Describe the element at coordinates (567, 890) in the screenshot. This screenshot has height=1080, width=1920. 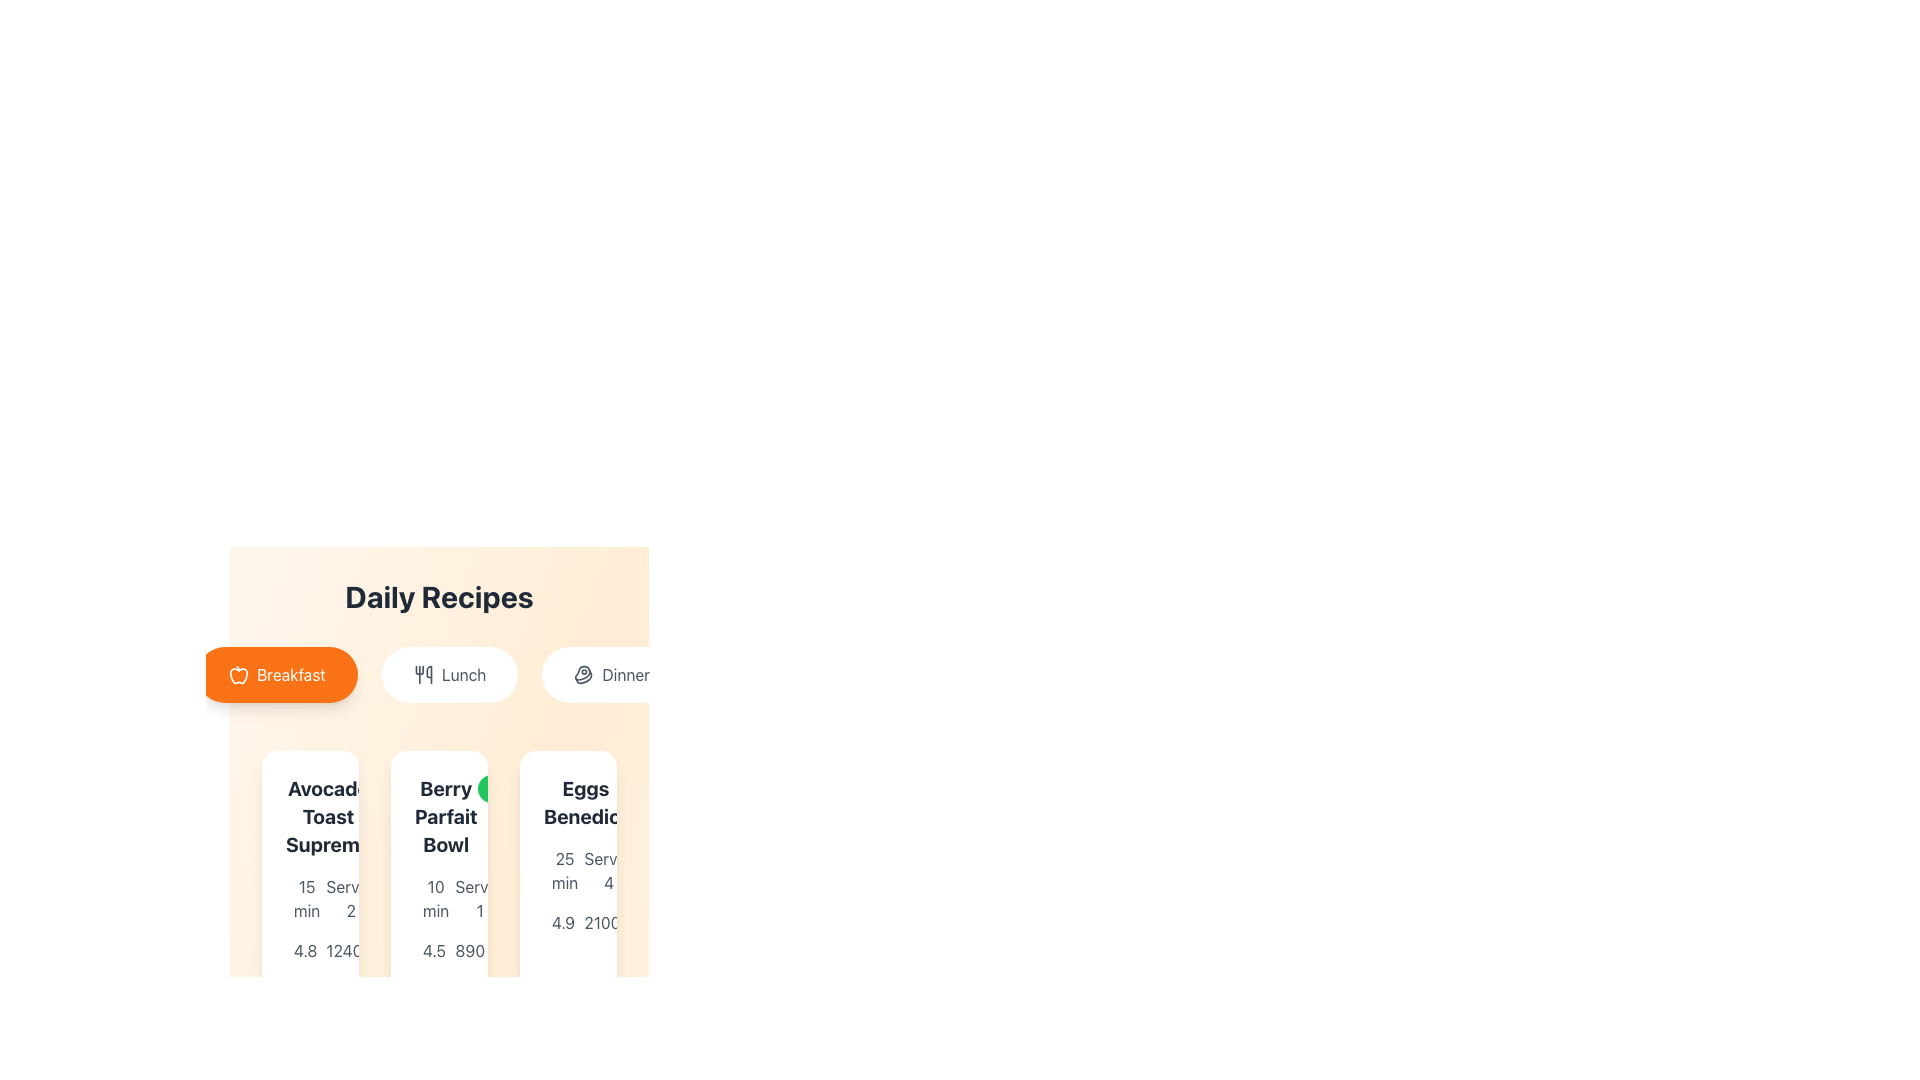
I see `the 'Eggs Benedict' recipe card in the Daily Recipes section` at that location.